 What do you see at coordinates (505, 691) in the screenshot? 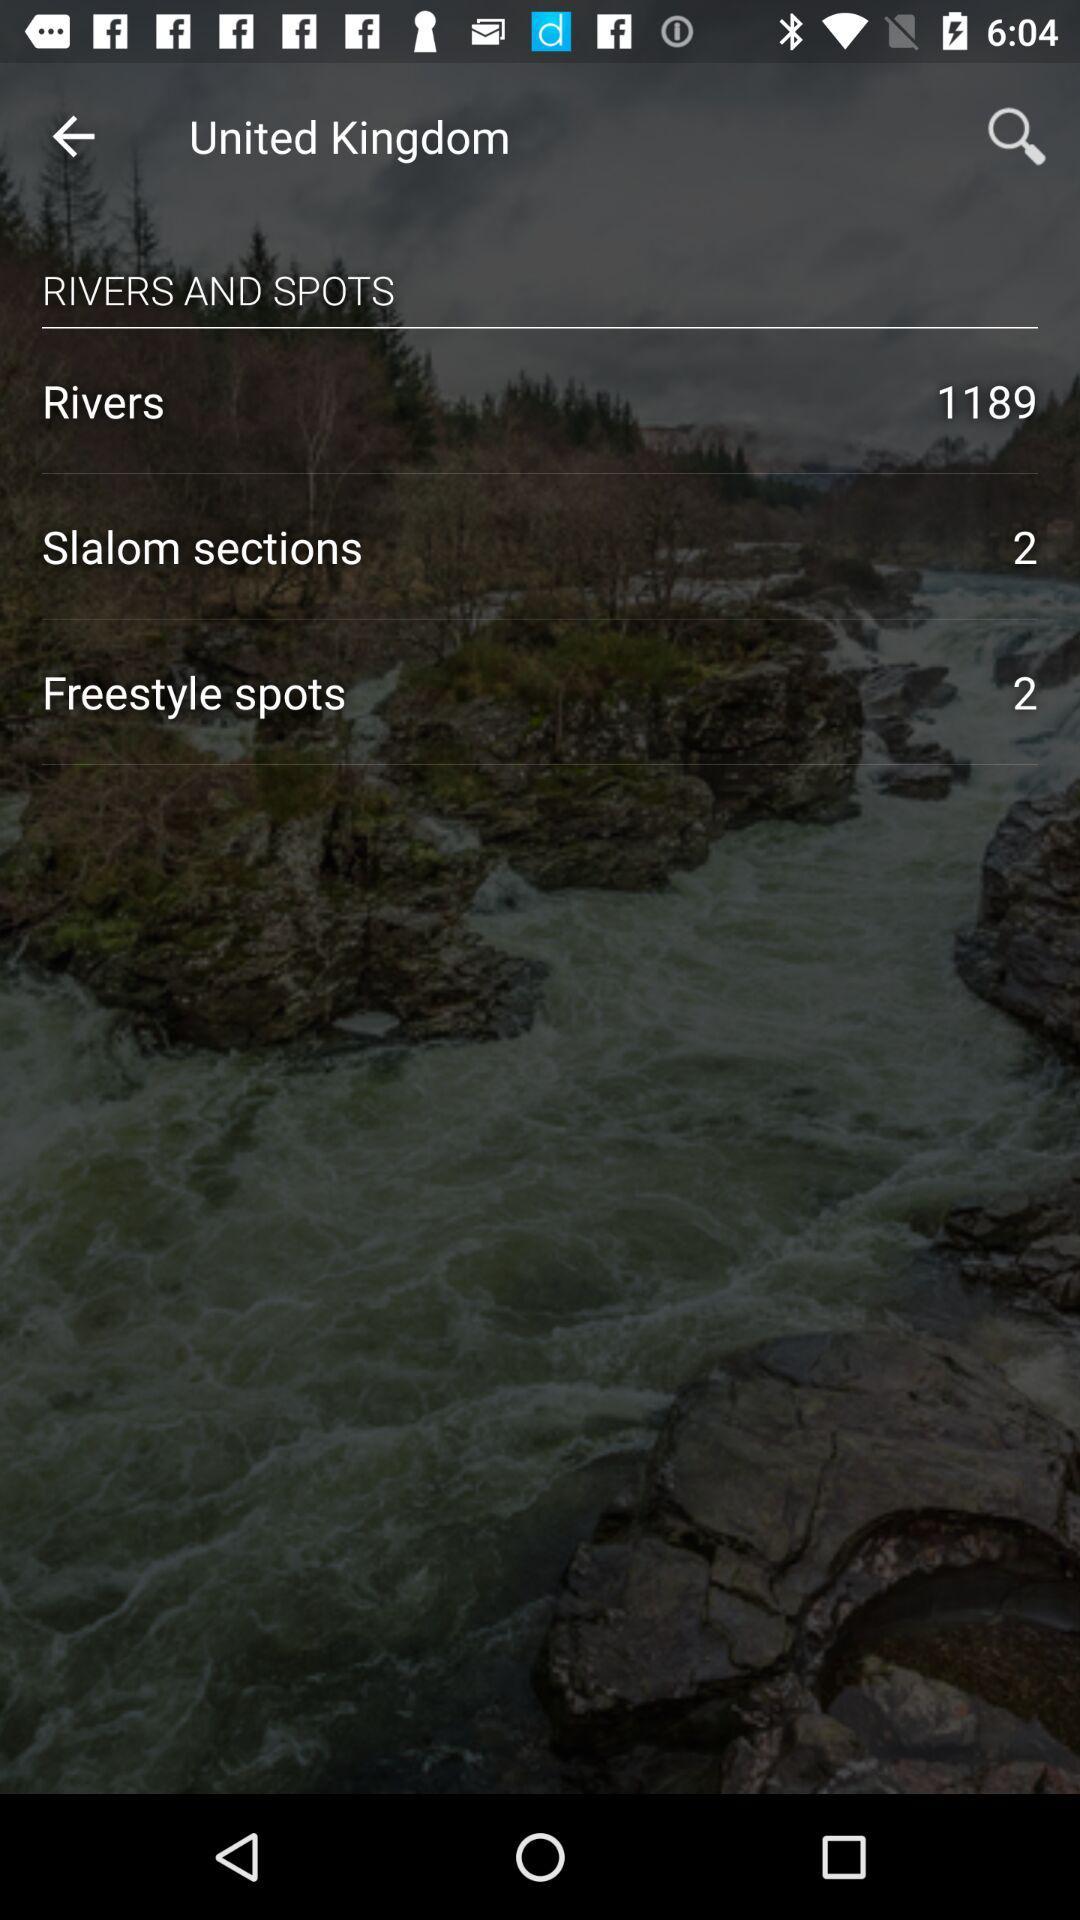
I see `the freestyle spots` at bounding box center [505, 691].